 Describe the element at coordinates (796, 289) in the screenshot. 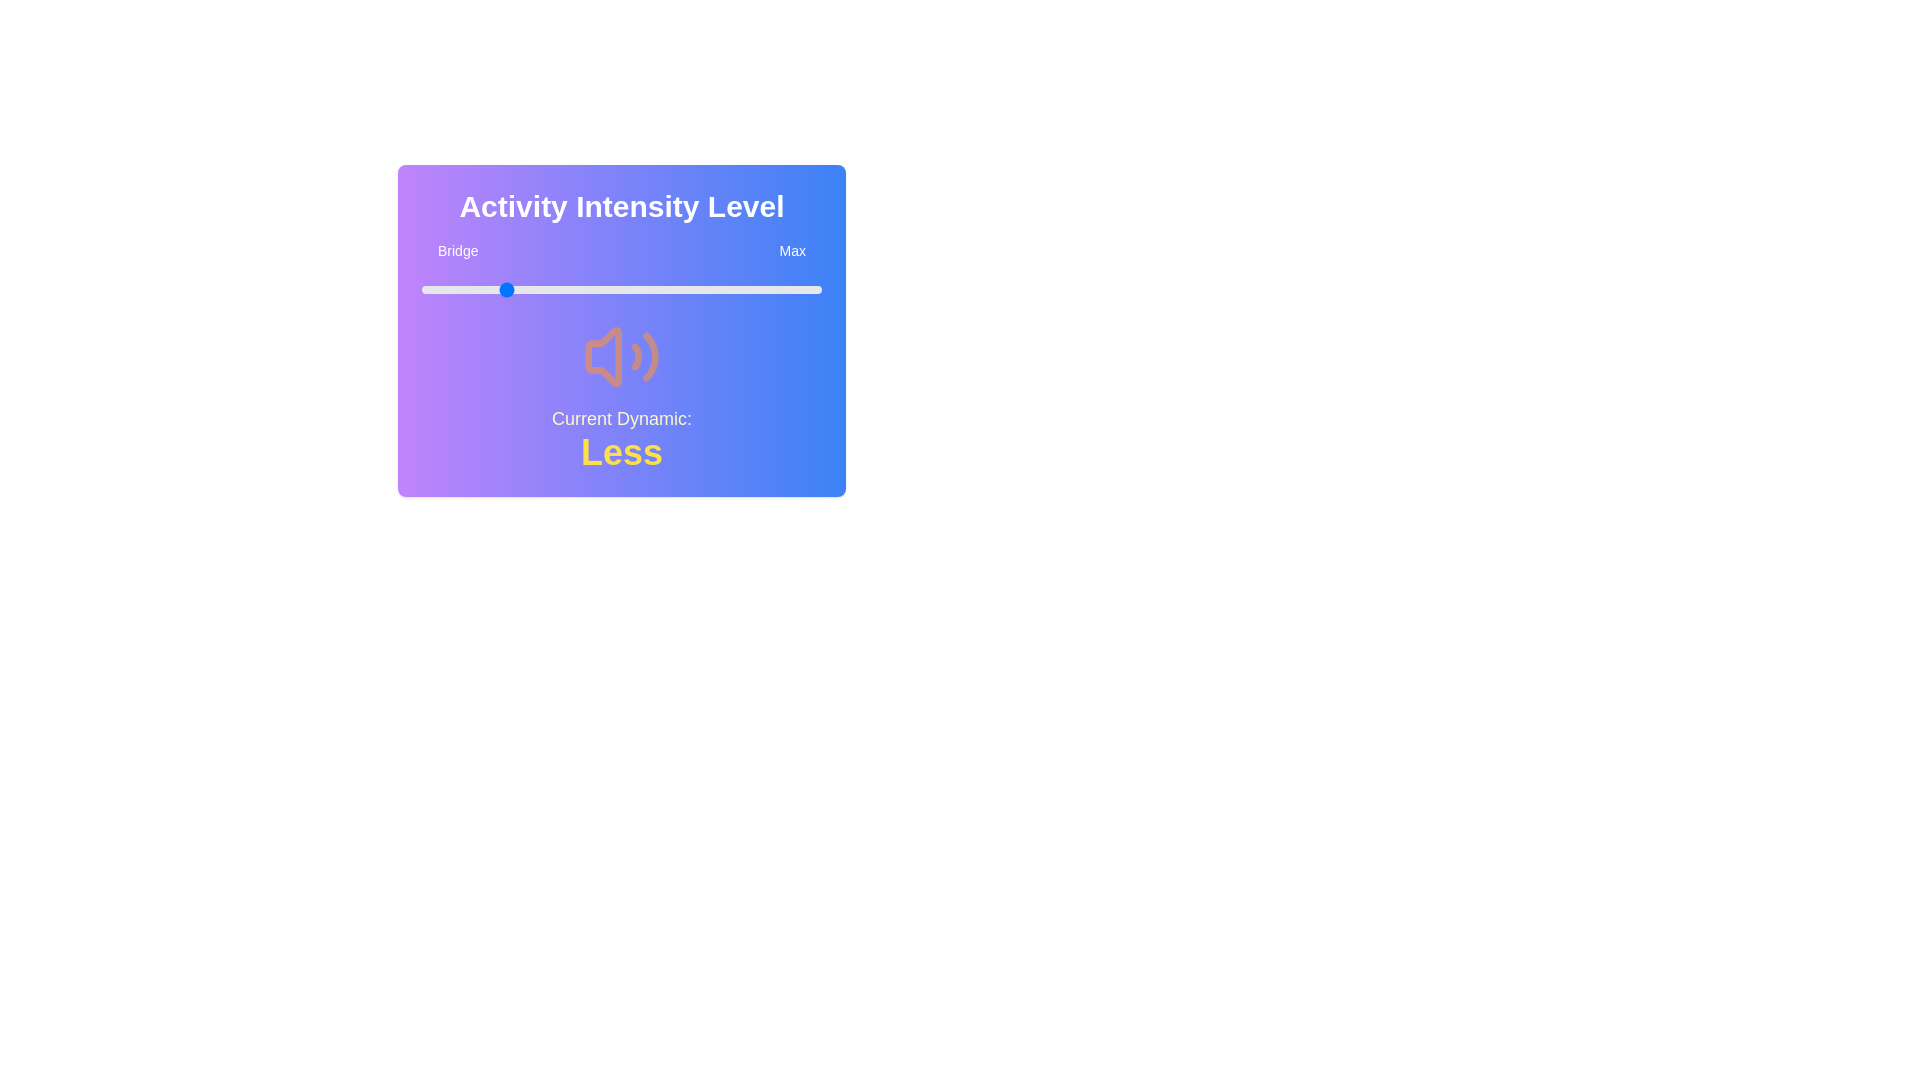

I see `the slider to set the intensity level to 94%` at that location.